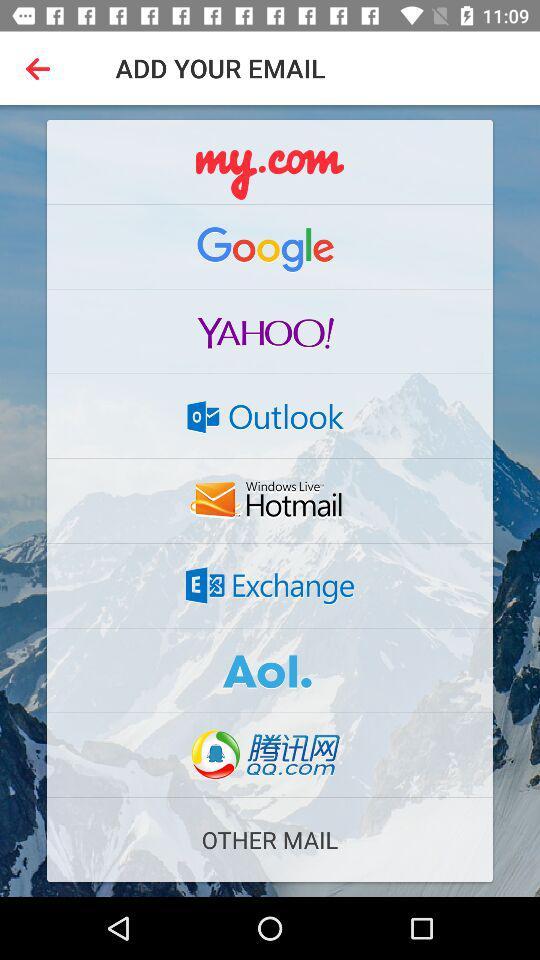 Image resolution: width=540 pixels, height=960 pixels. What do you see at coordinates (42, 68) in the screenshot?
I see `app to the left of add your email` at bounding box center [42, 68].